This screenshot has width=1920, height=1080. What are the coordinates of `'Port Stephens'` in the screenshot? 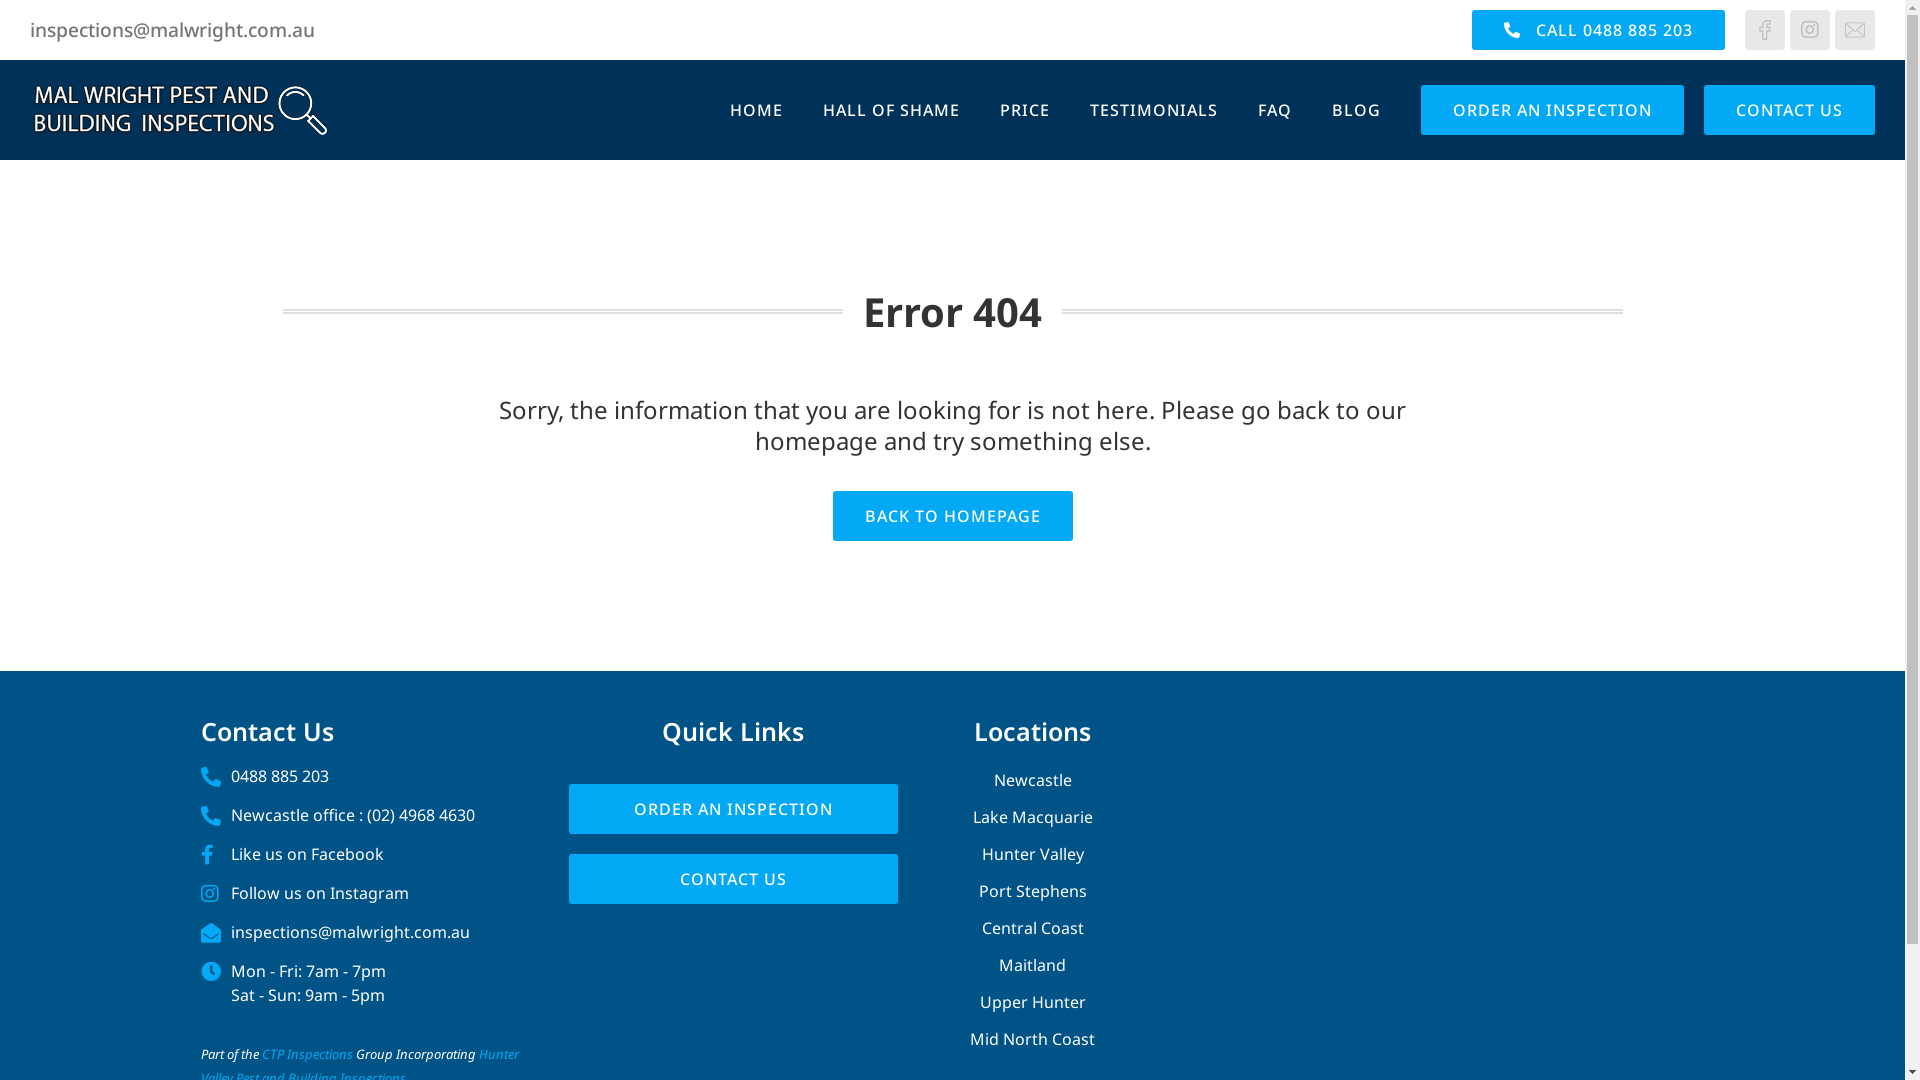 It's located at (936, 890).